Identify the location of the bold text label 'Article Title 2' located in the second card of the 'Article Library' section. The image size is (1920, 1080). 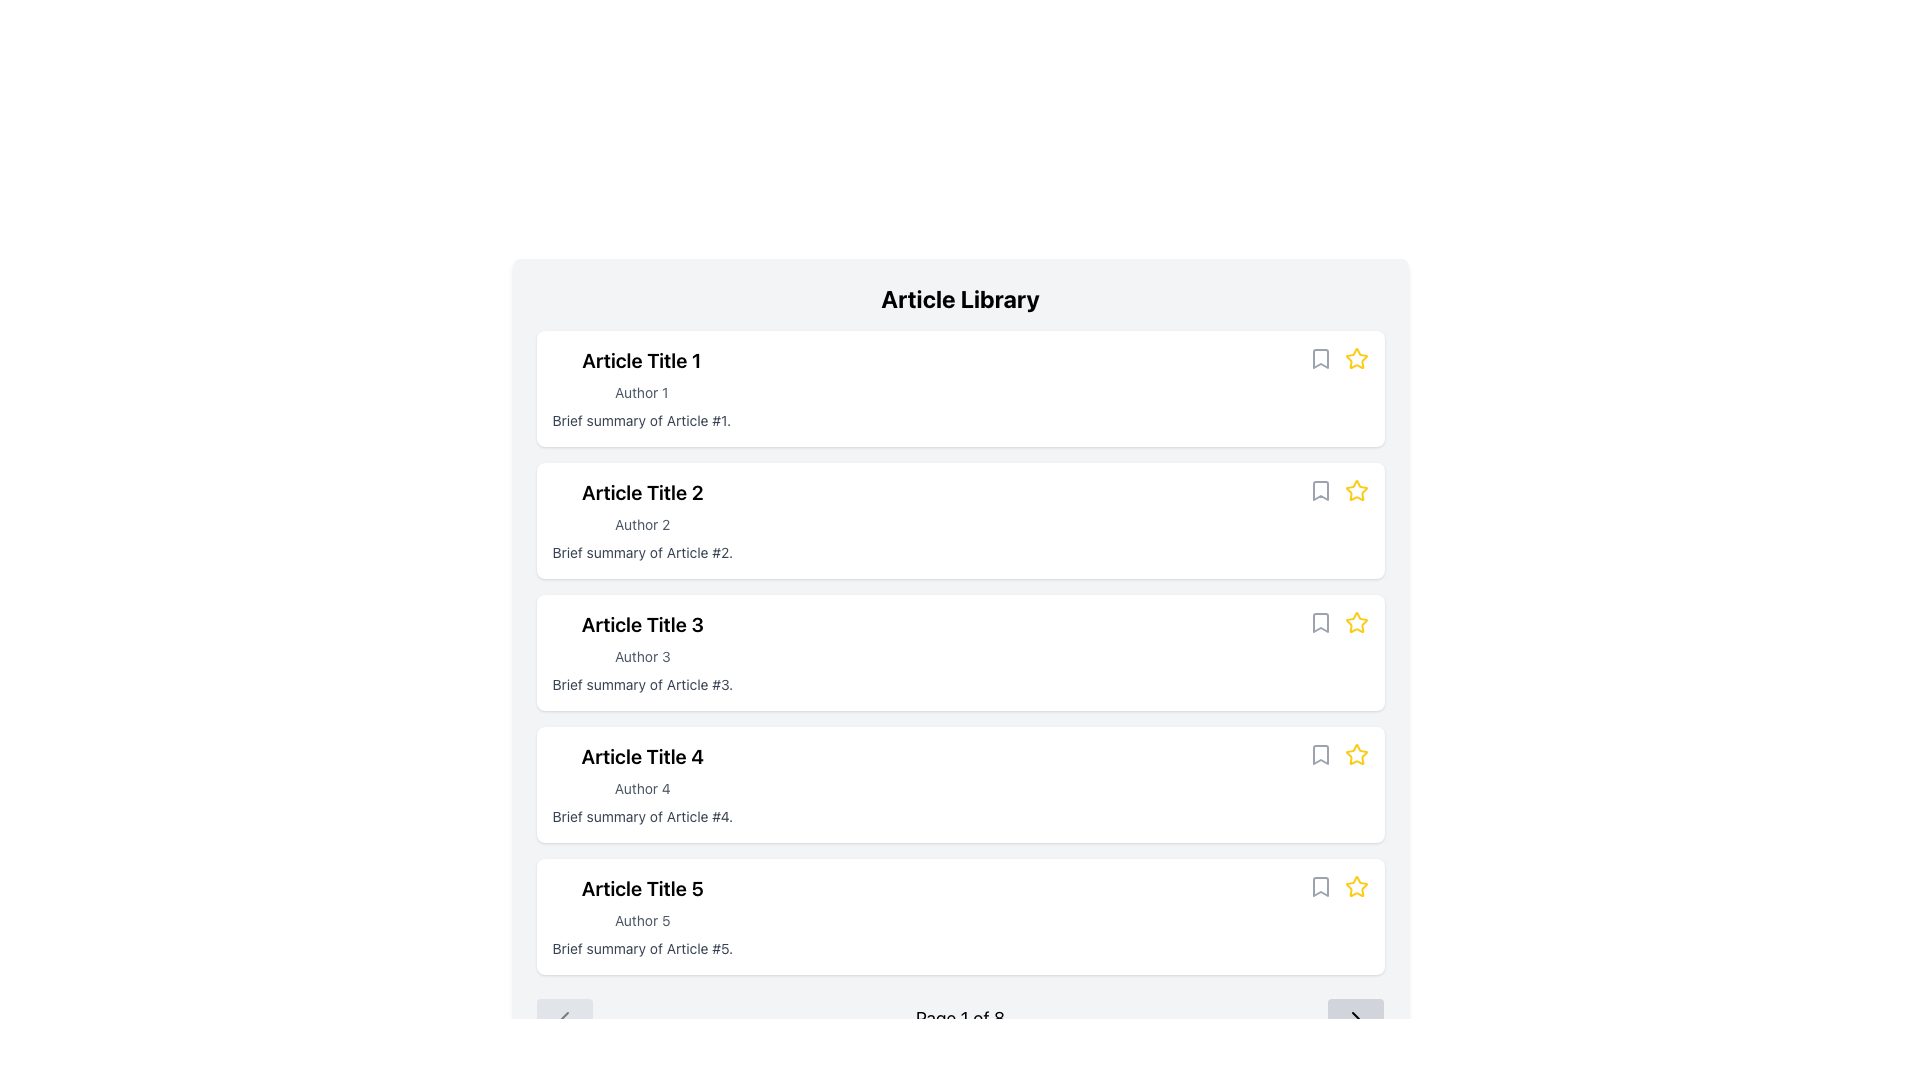
(642, 493).